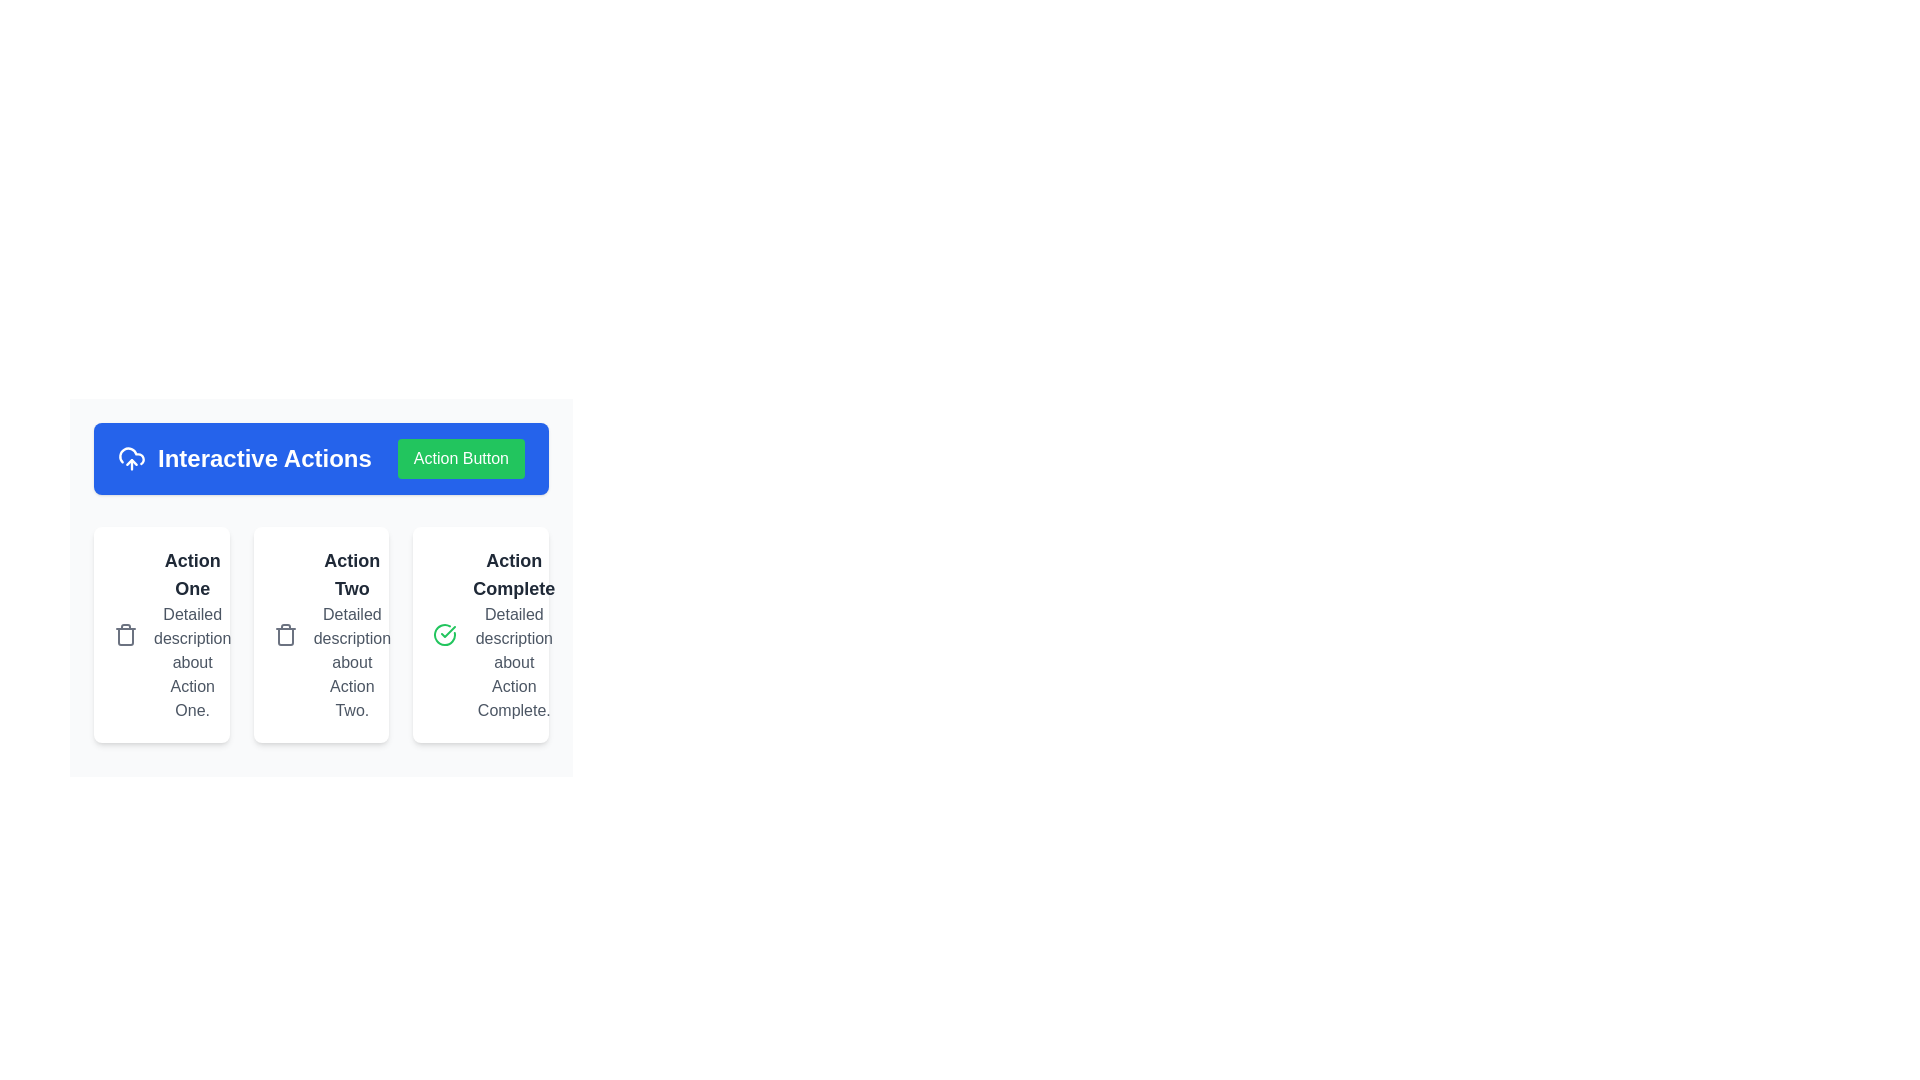 This screenshot has width=1920, height=1080. What do you see at coordinates (131, 459) in the screenshot?
I see `the cloud upload icon with a blue background and white graphical lines, which is positioned to the left of the 'Interactive Actions' text` at bounding box center [131, 459].